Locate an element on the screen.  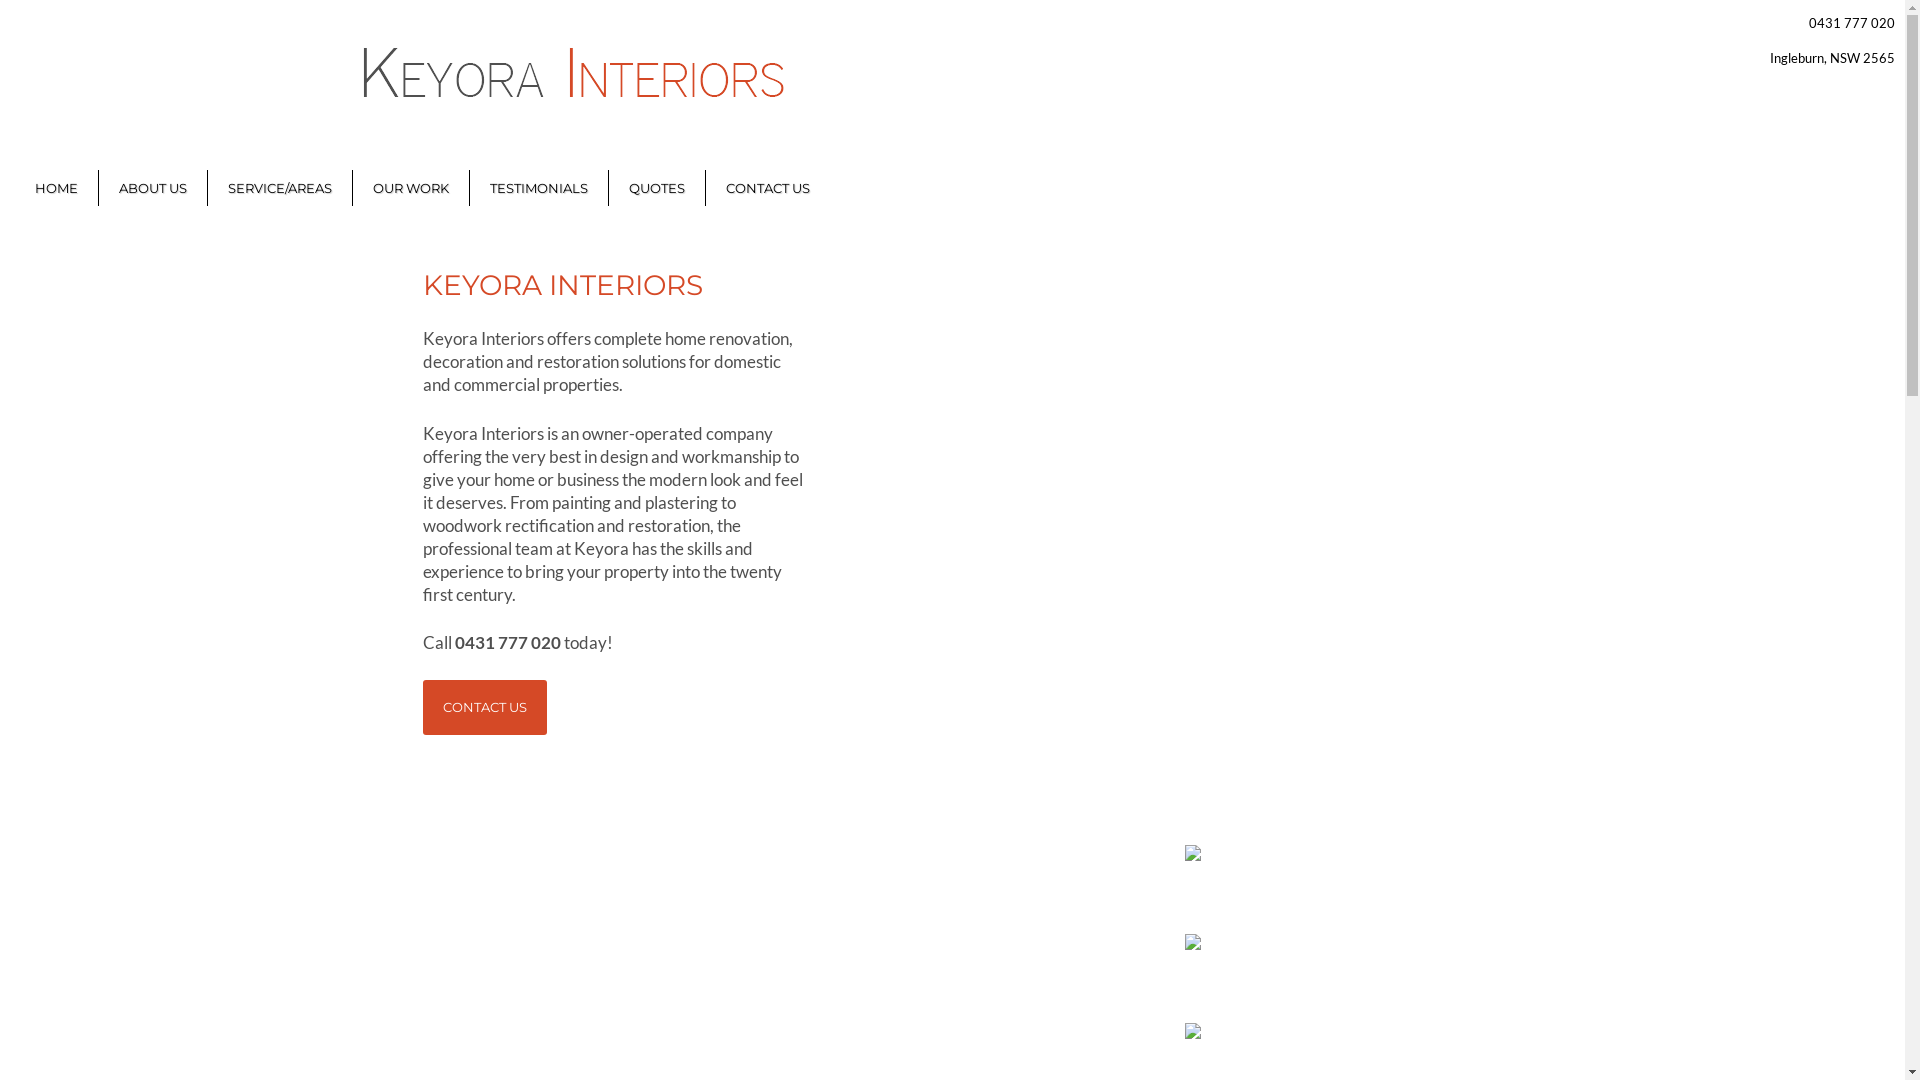
'CONTACT US' is located at coordinates (421, 707).